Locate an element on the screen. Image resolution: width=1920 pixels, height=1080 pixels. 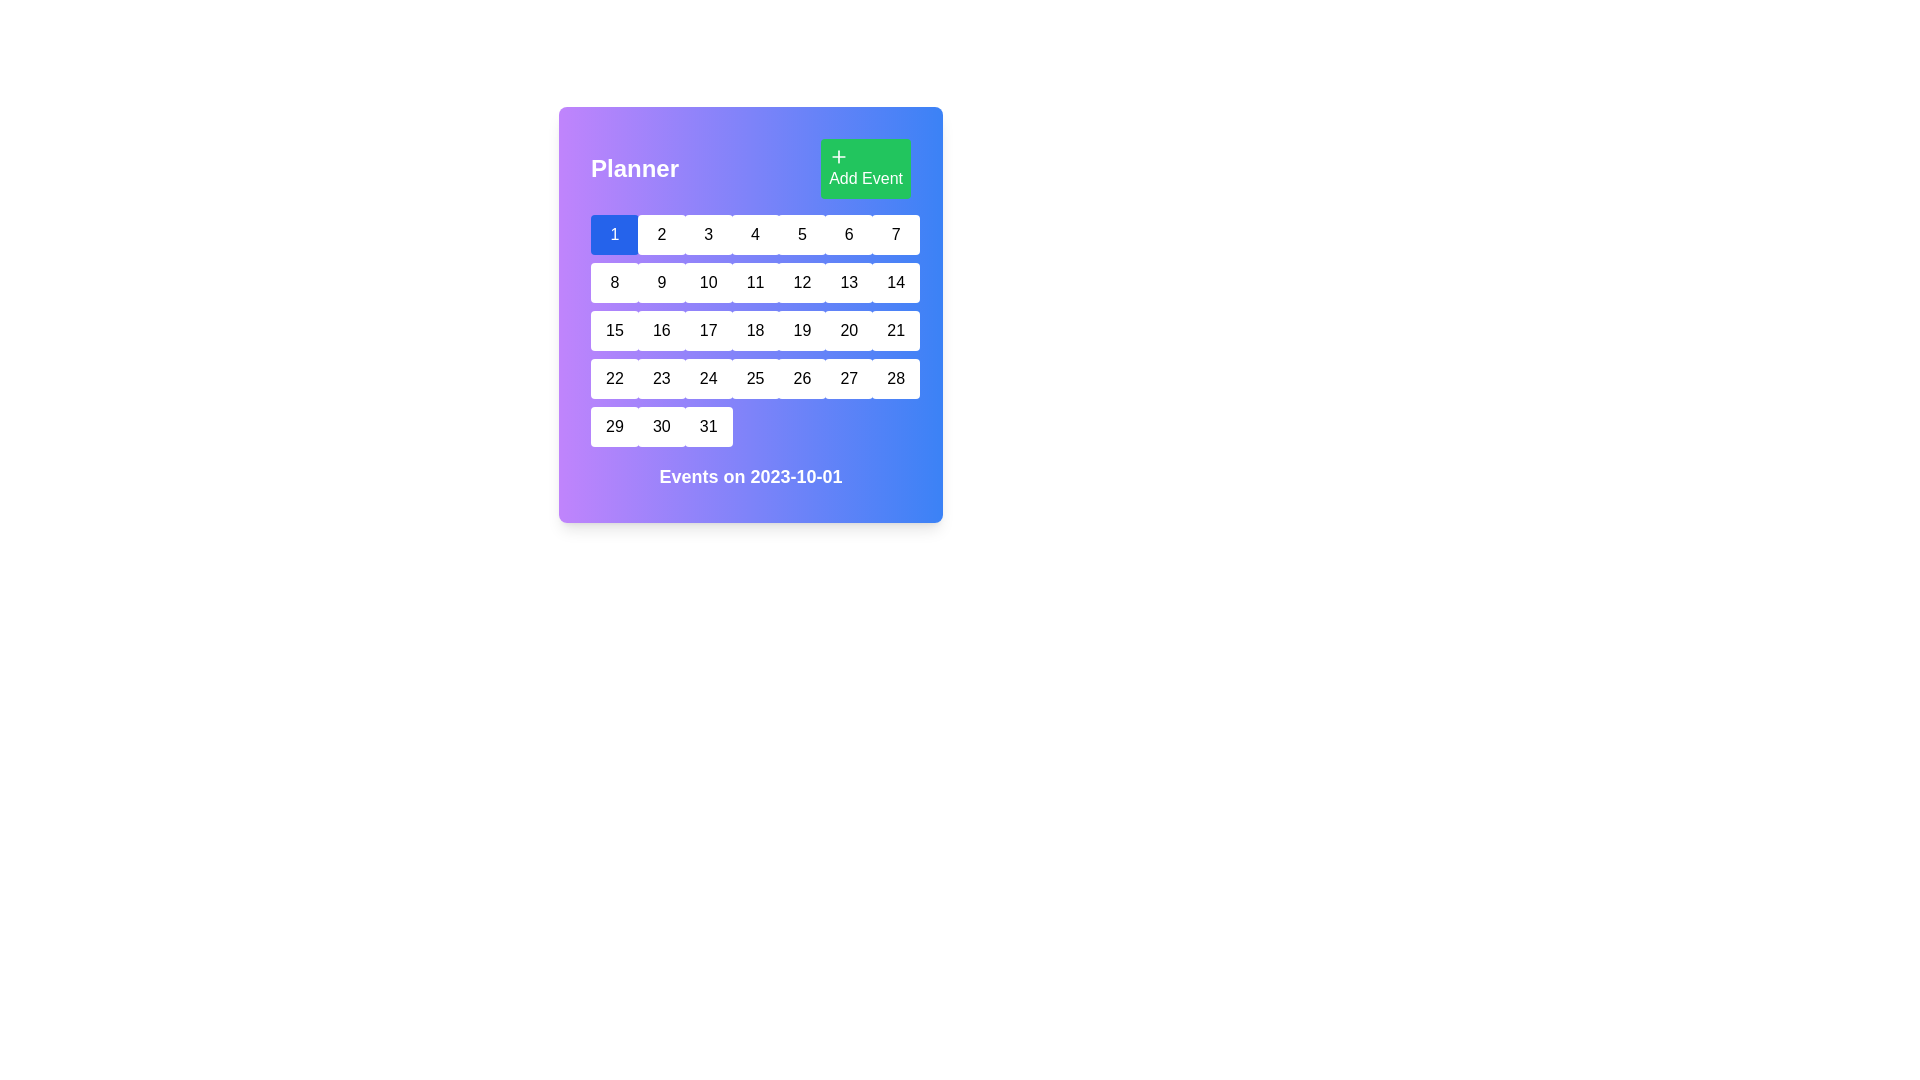
the rectangular button labeled '25' in the fifth row and fourth column of the grid-based calendar layout is located at coordinates (754, 378).